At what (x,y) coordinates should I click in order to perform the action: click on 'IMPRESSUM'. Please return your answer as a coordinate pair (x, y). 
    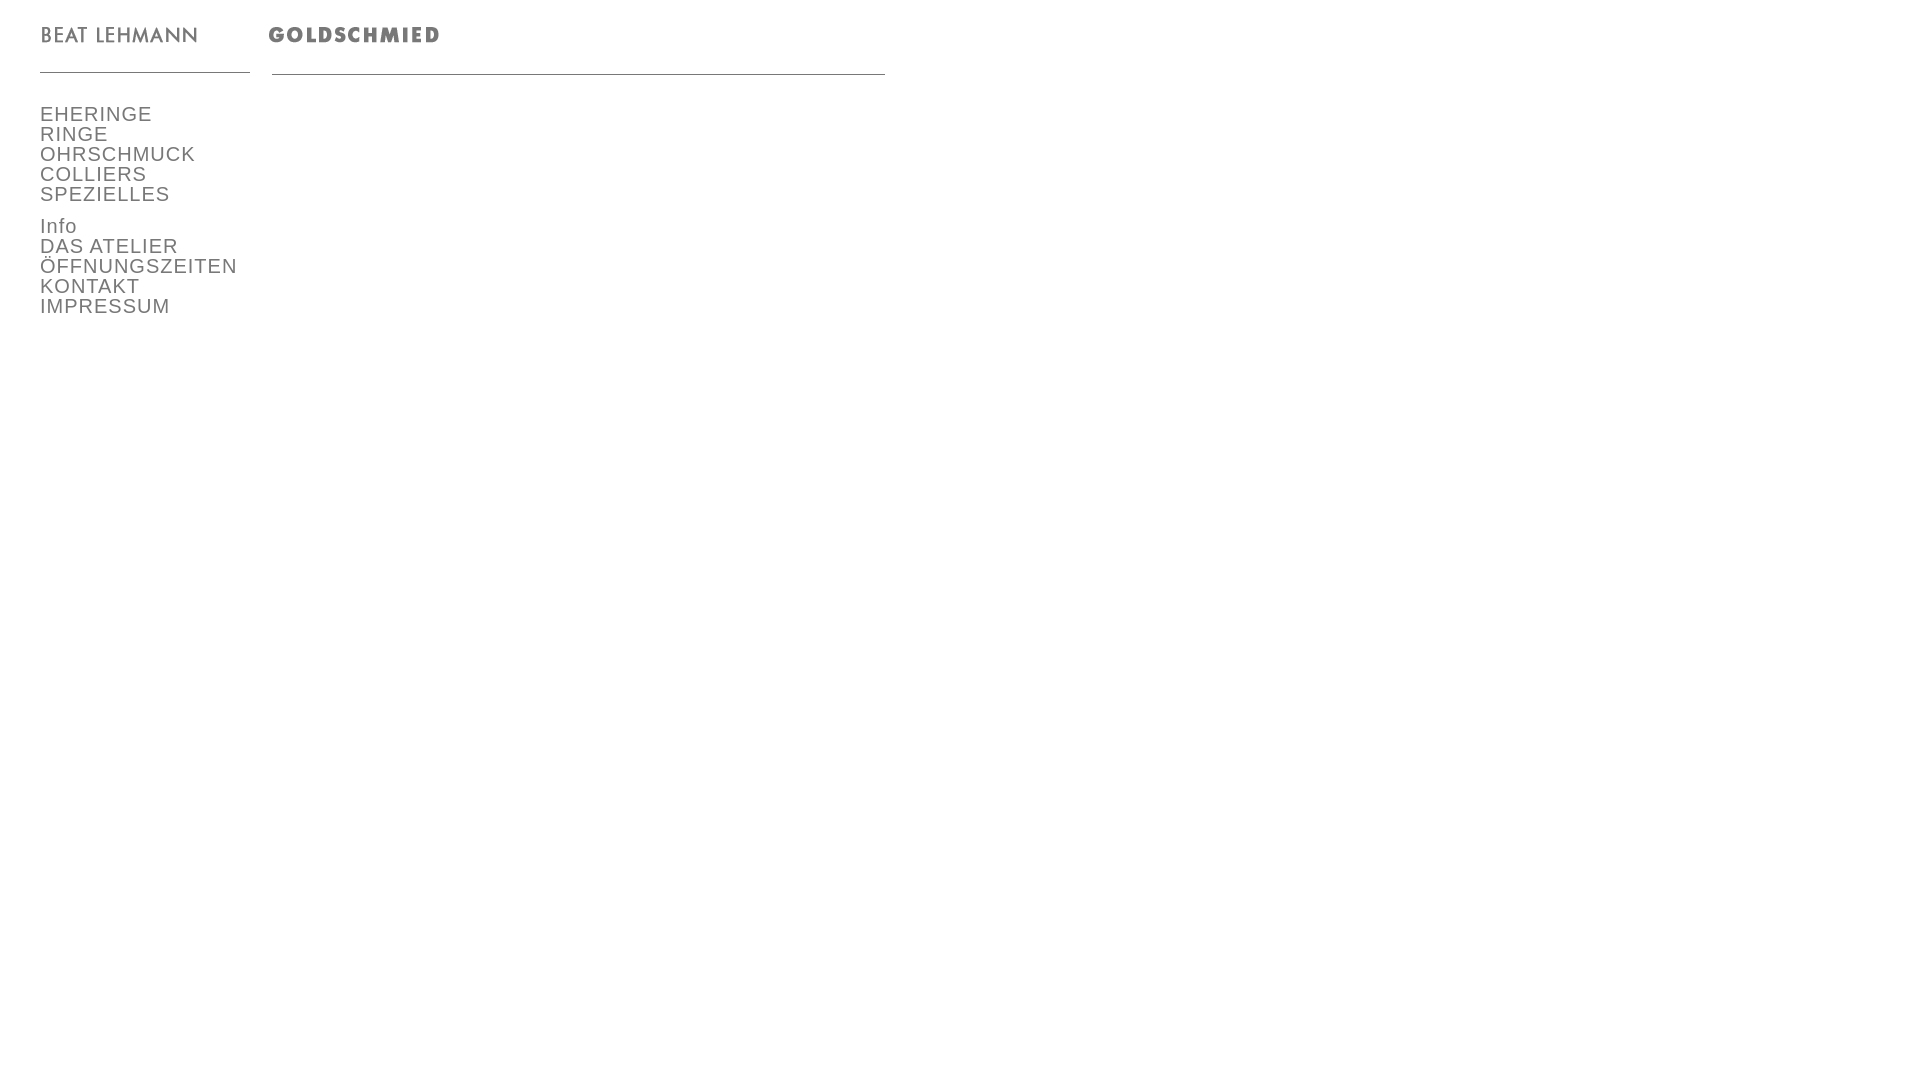
    Looking at the image, I should click on (104, 305).